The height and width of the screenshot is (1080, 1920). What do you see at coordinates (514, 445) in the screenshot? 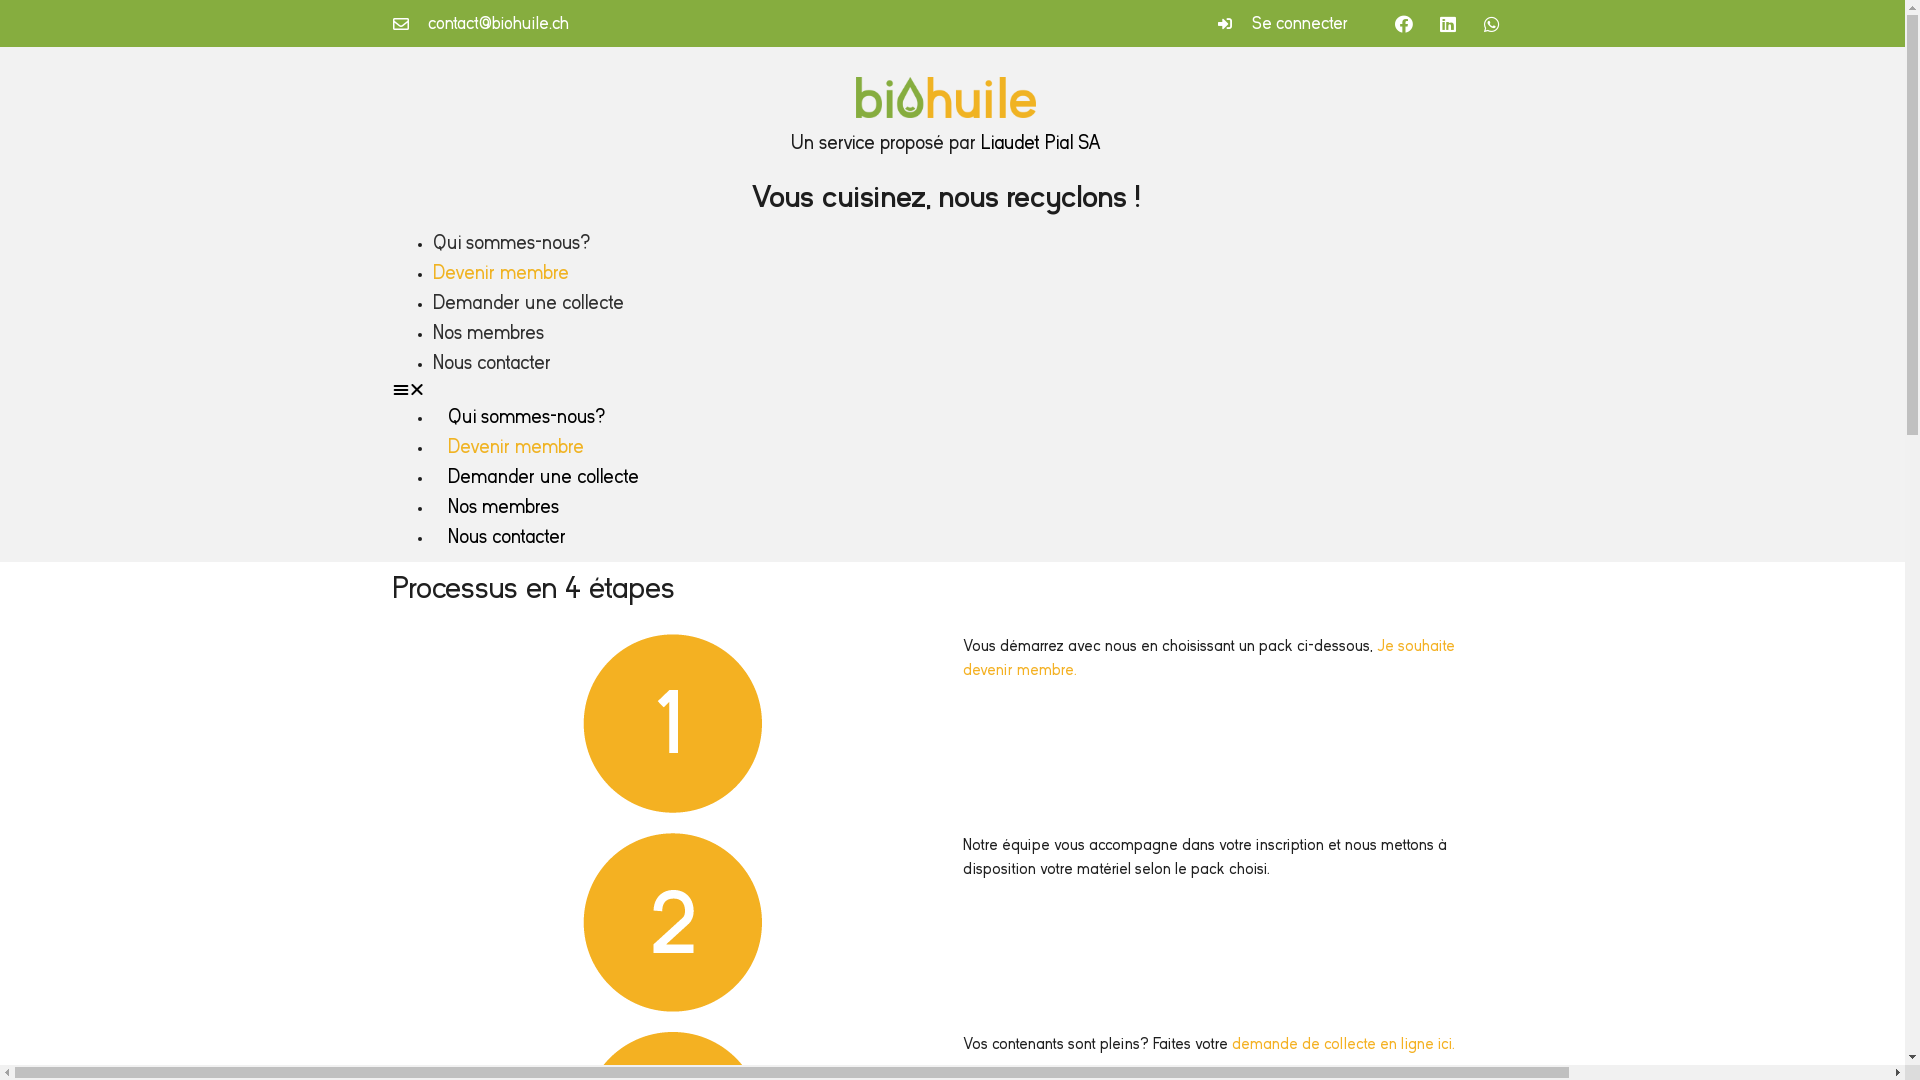
I see `'Devenir membre'` at bounding box center [514, 445].